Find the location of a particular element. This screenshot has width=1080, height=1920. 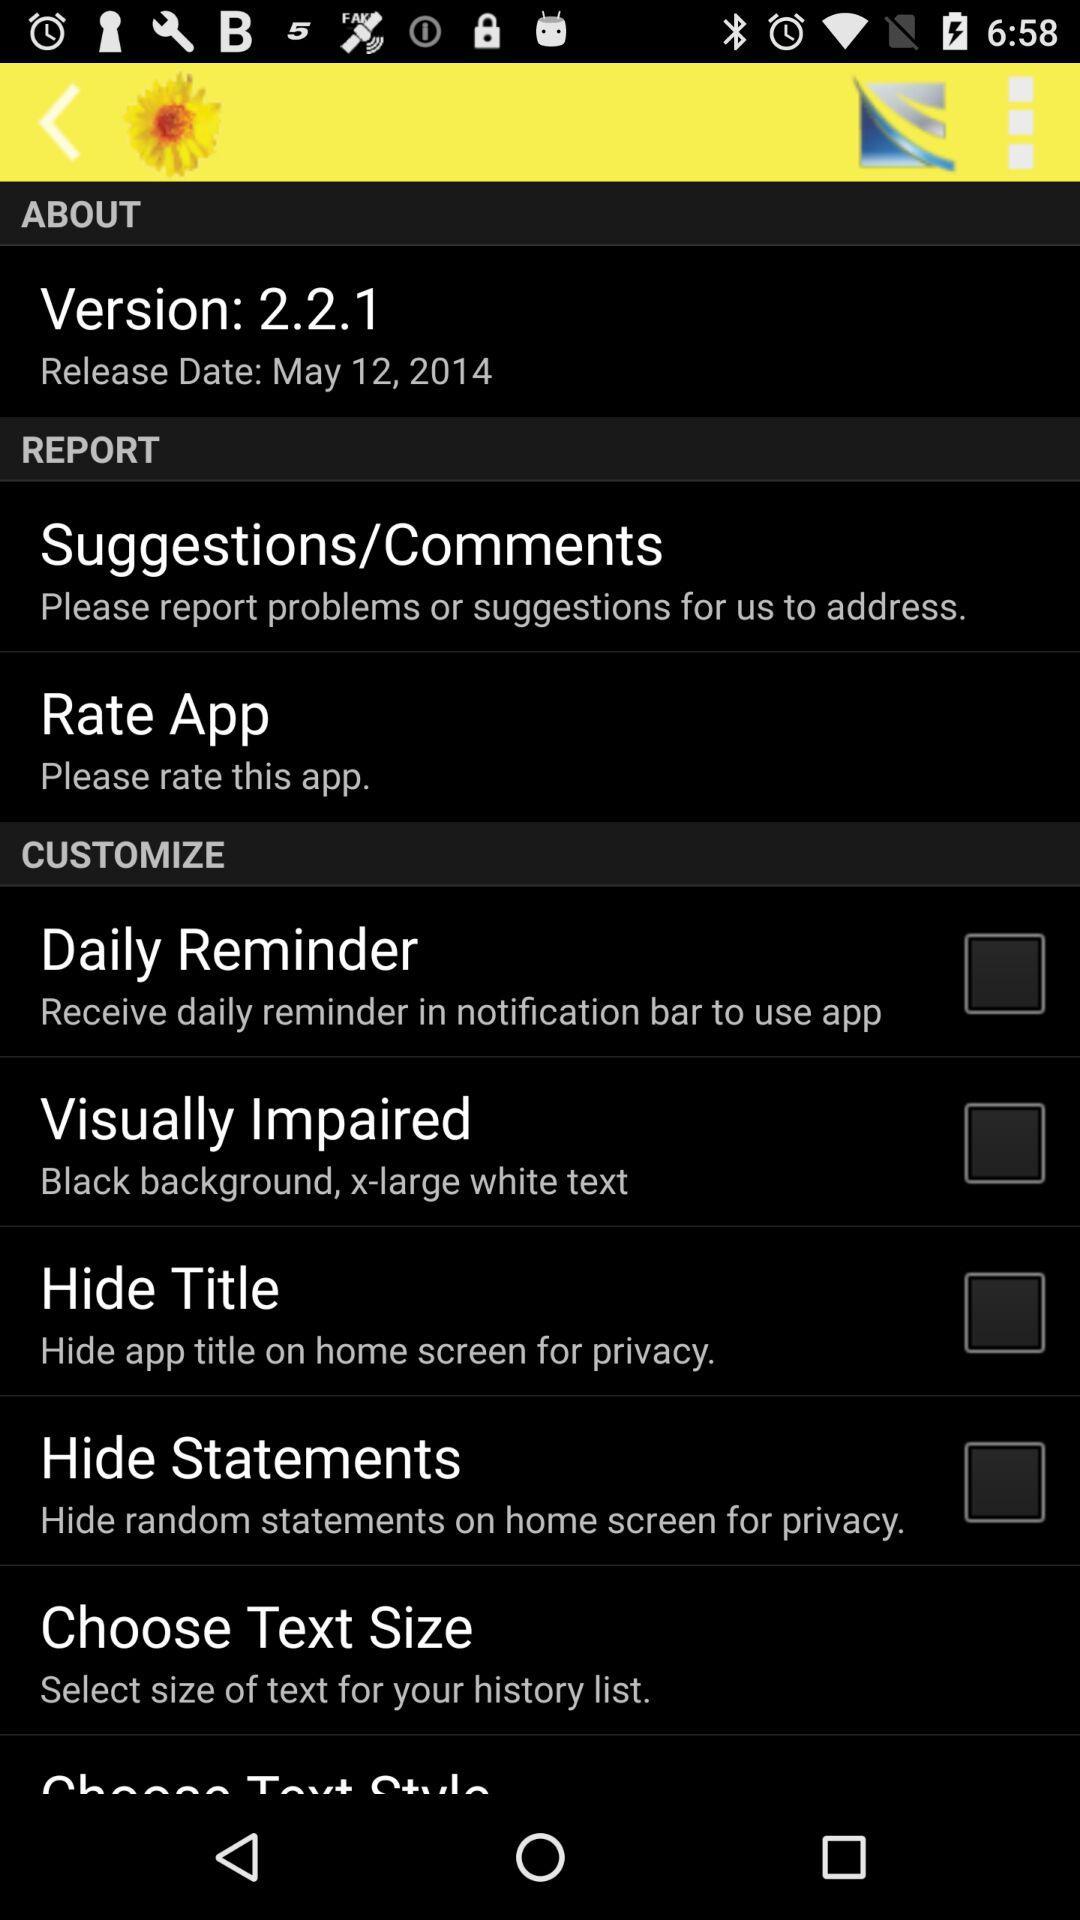

please report problems item is located at coordinates (502, 604).